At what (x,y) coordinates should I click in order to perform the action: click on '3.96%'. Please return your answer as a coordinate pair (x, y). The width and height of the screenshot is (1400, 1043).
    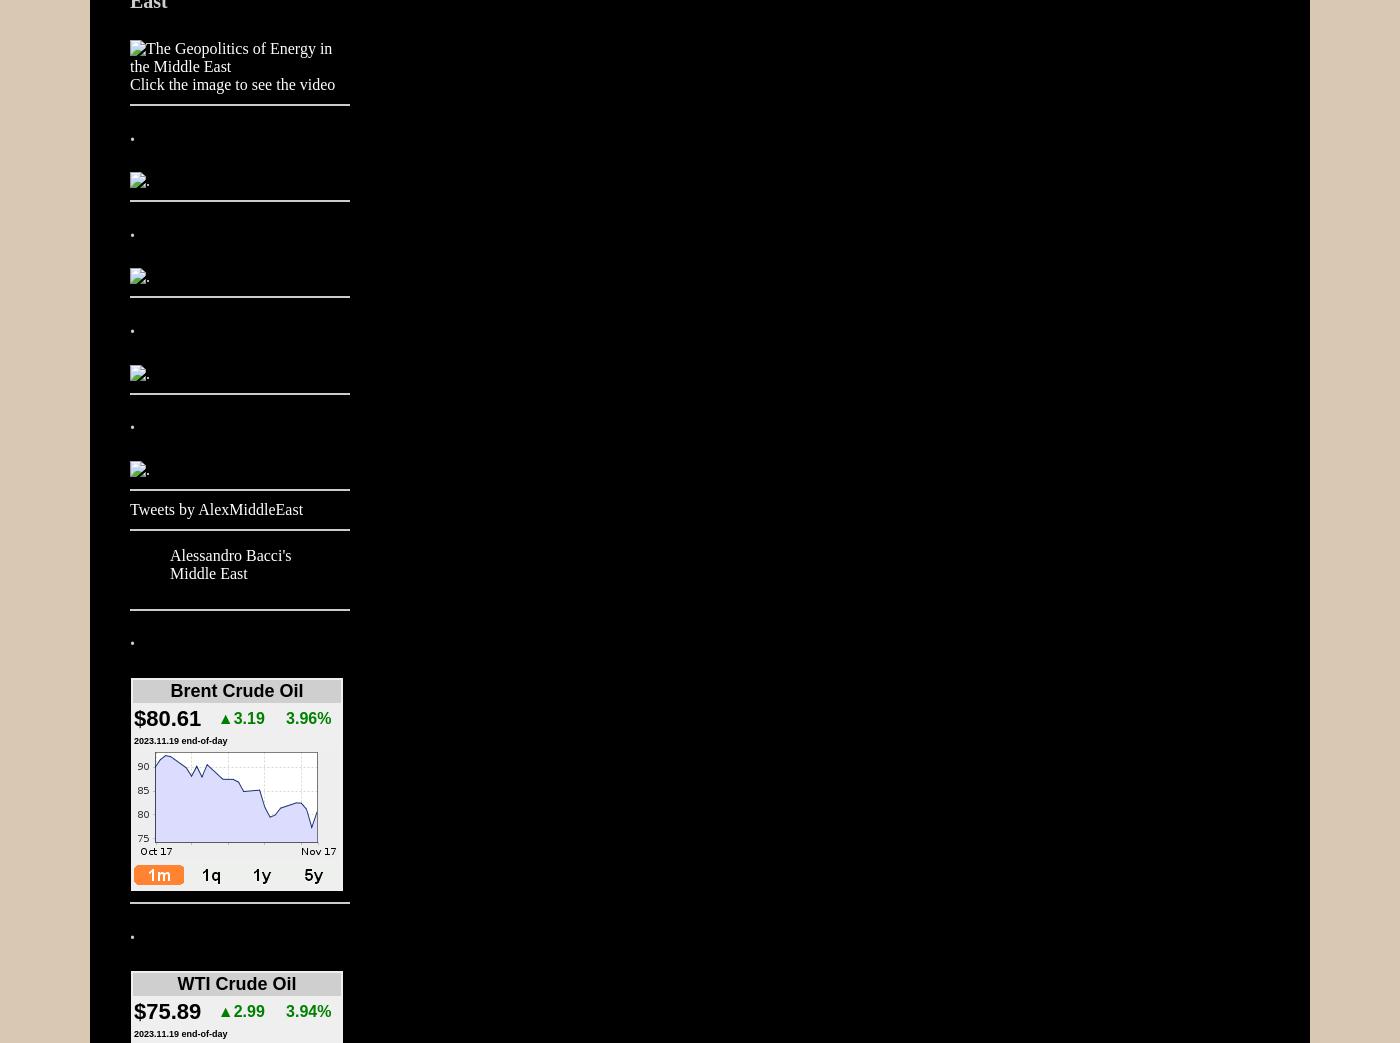
    Looking at the image, I should click on (308, 718).